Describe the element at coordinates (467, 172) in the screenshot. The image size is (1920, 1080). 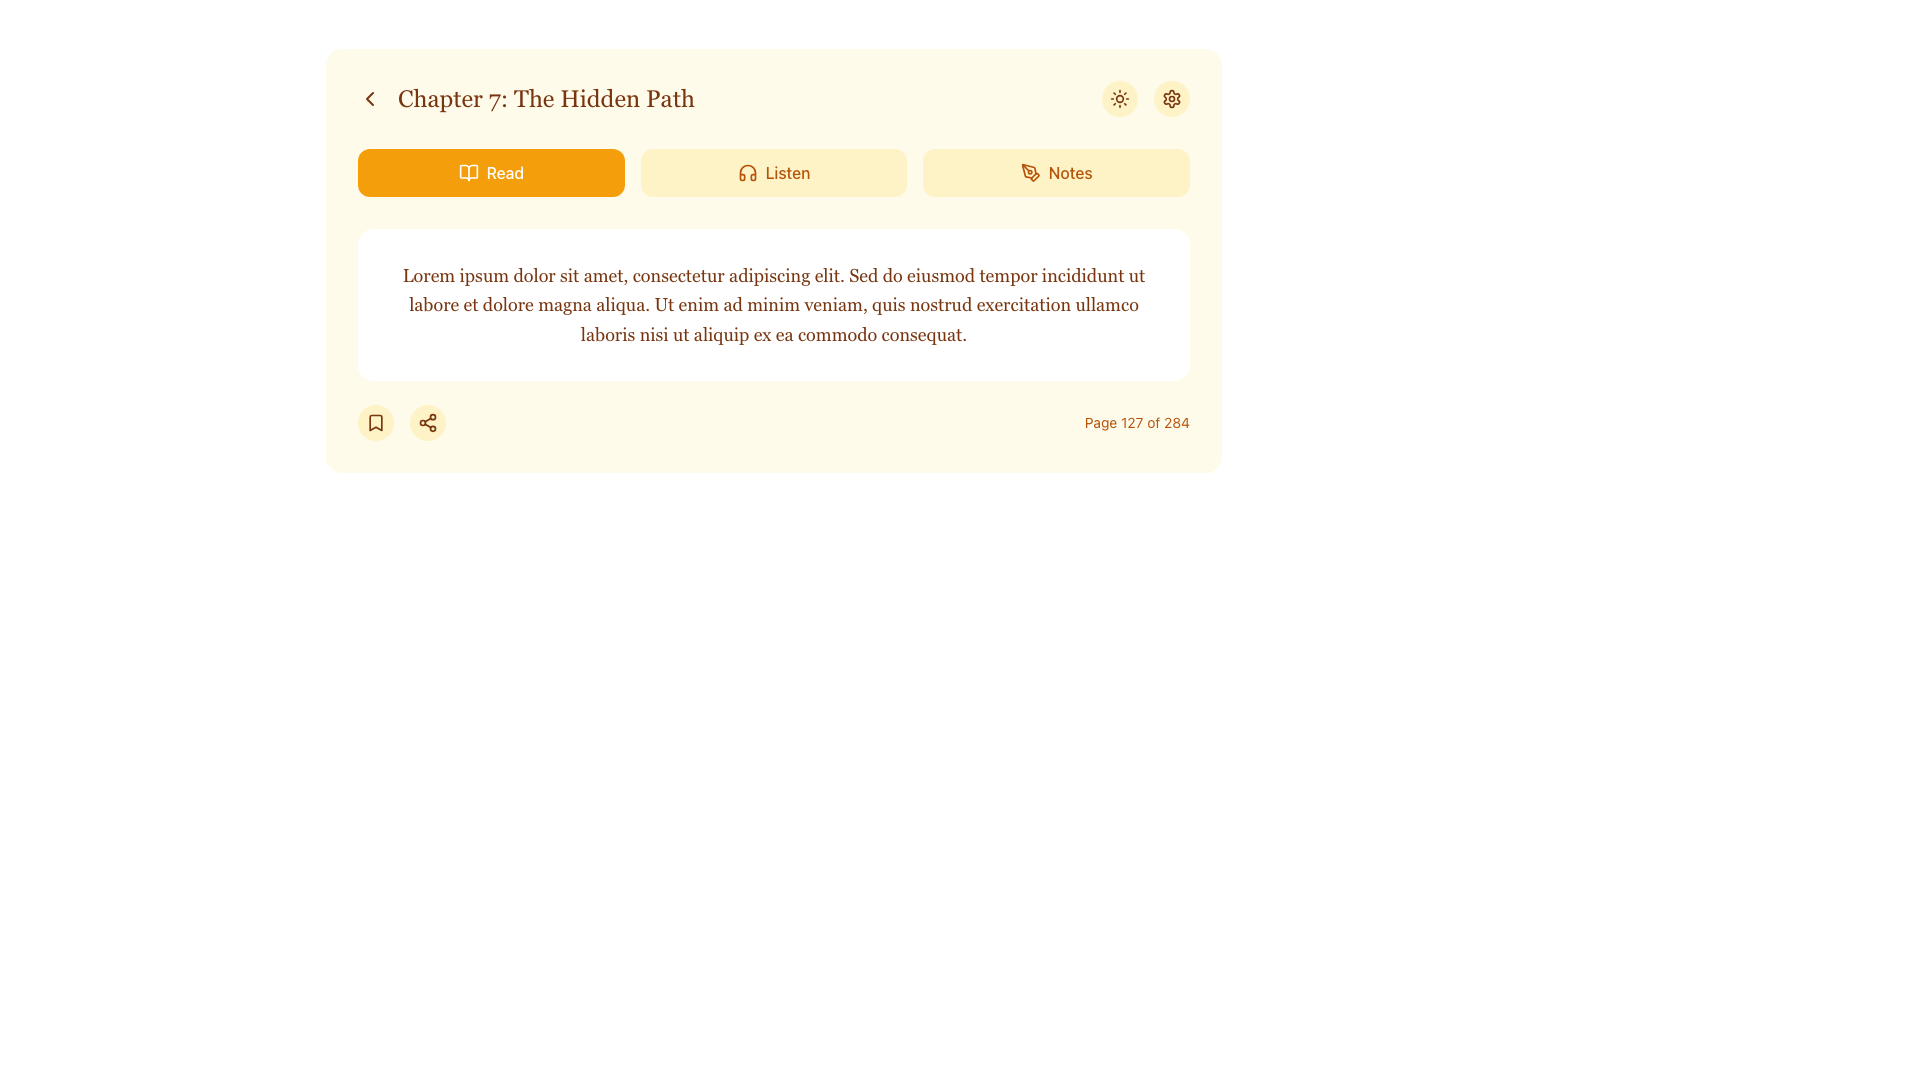
I see `the open book icon, which is a decorative SVG element characterized by its symmetrical inward-curved shapes and central vertical line, located within the yellow button titled 'Read'` at that location.